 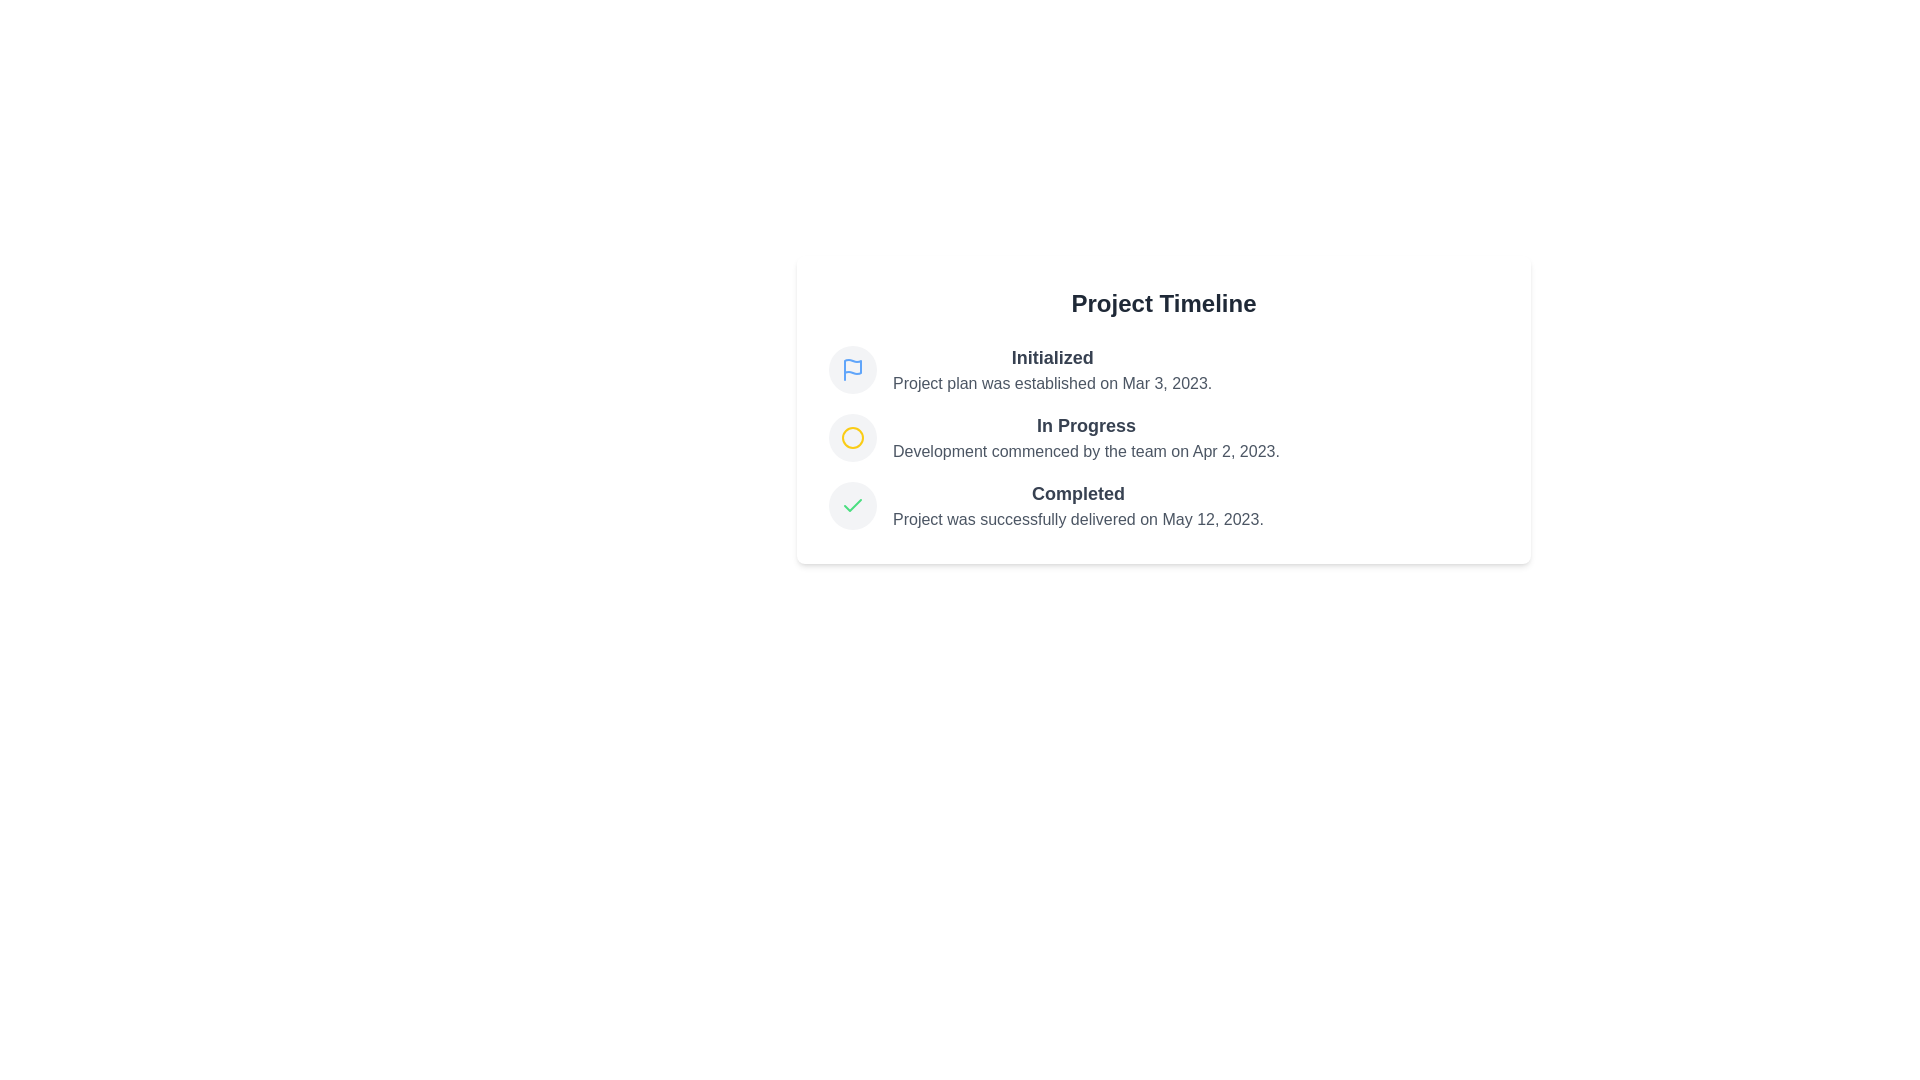 I want to click on static text label that displays 'Completed', which is styled as a prominent subheading within the timeline display, so click(x=1077, y=493).